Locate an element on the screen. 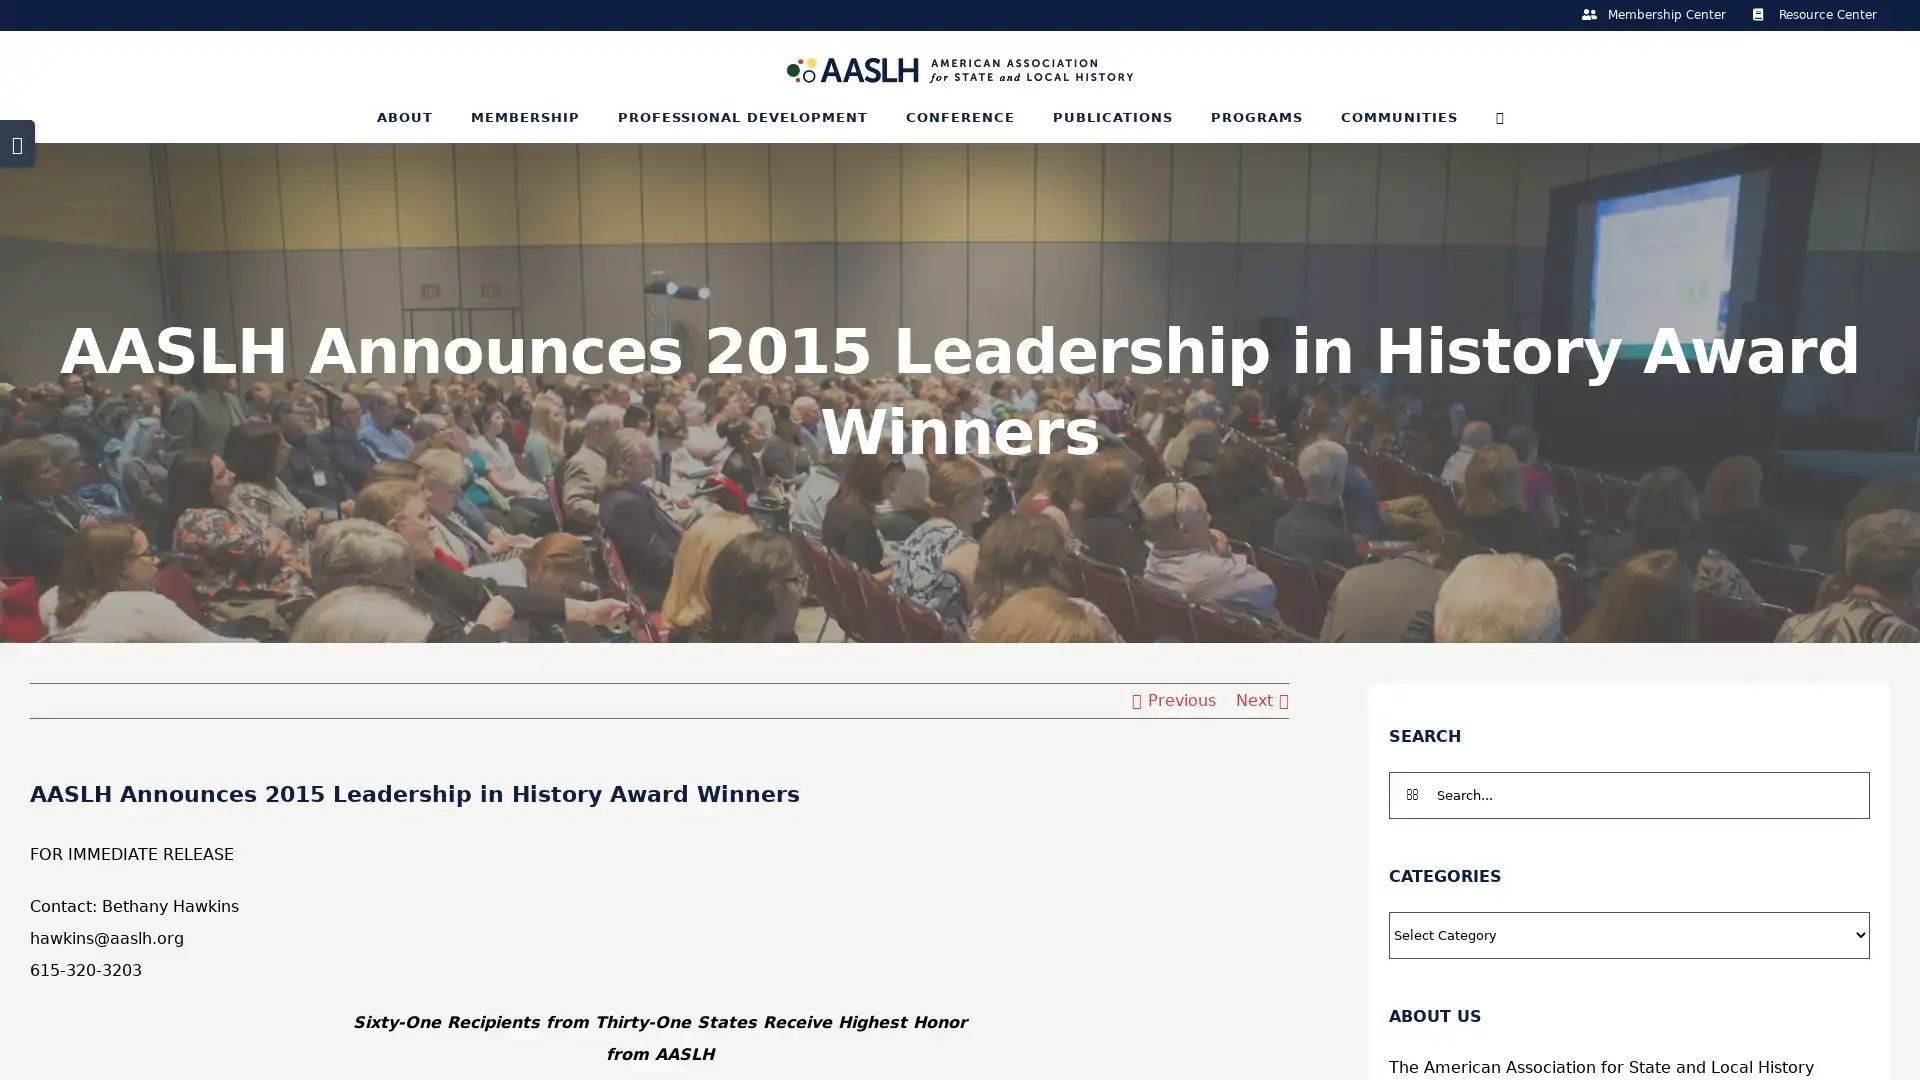 This screenshot has width=1920, height=1080. Search is located at coordinates (1500, 116).